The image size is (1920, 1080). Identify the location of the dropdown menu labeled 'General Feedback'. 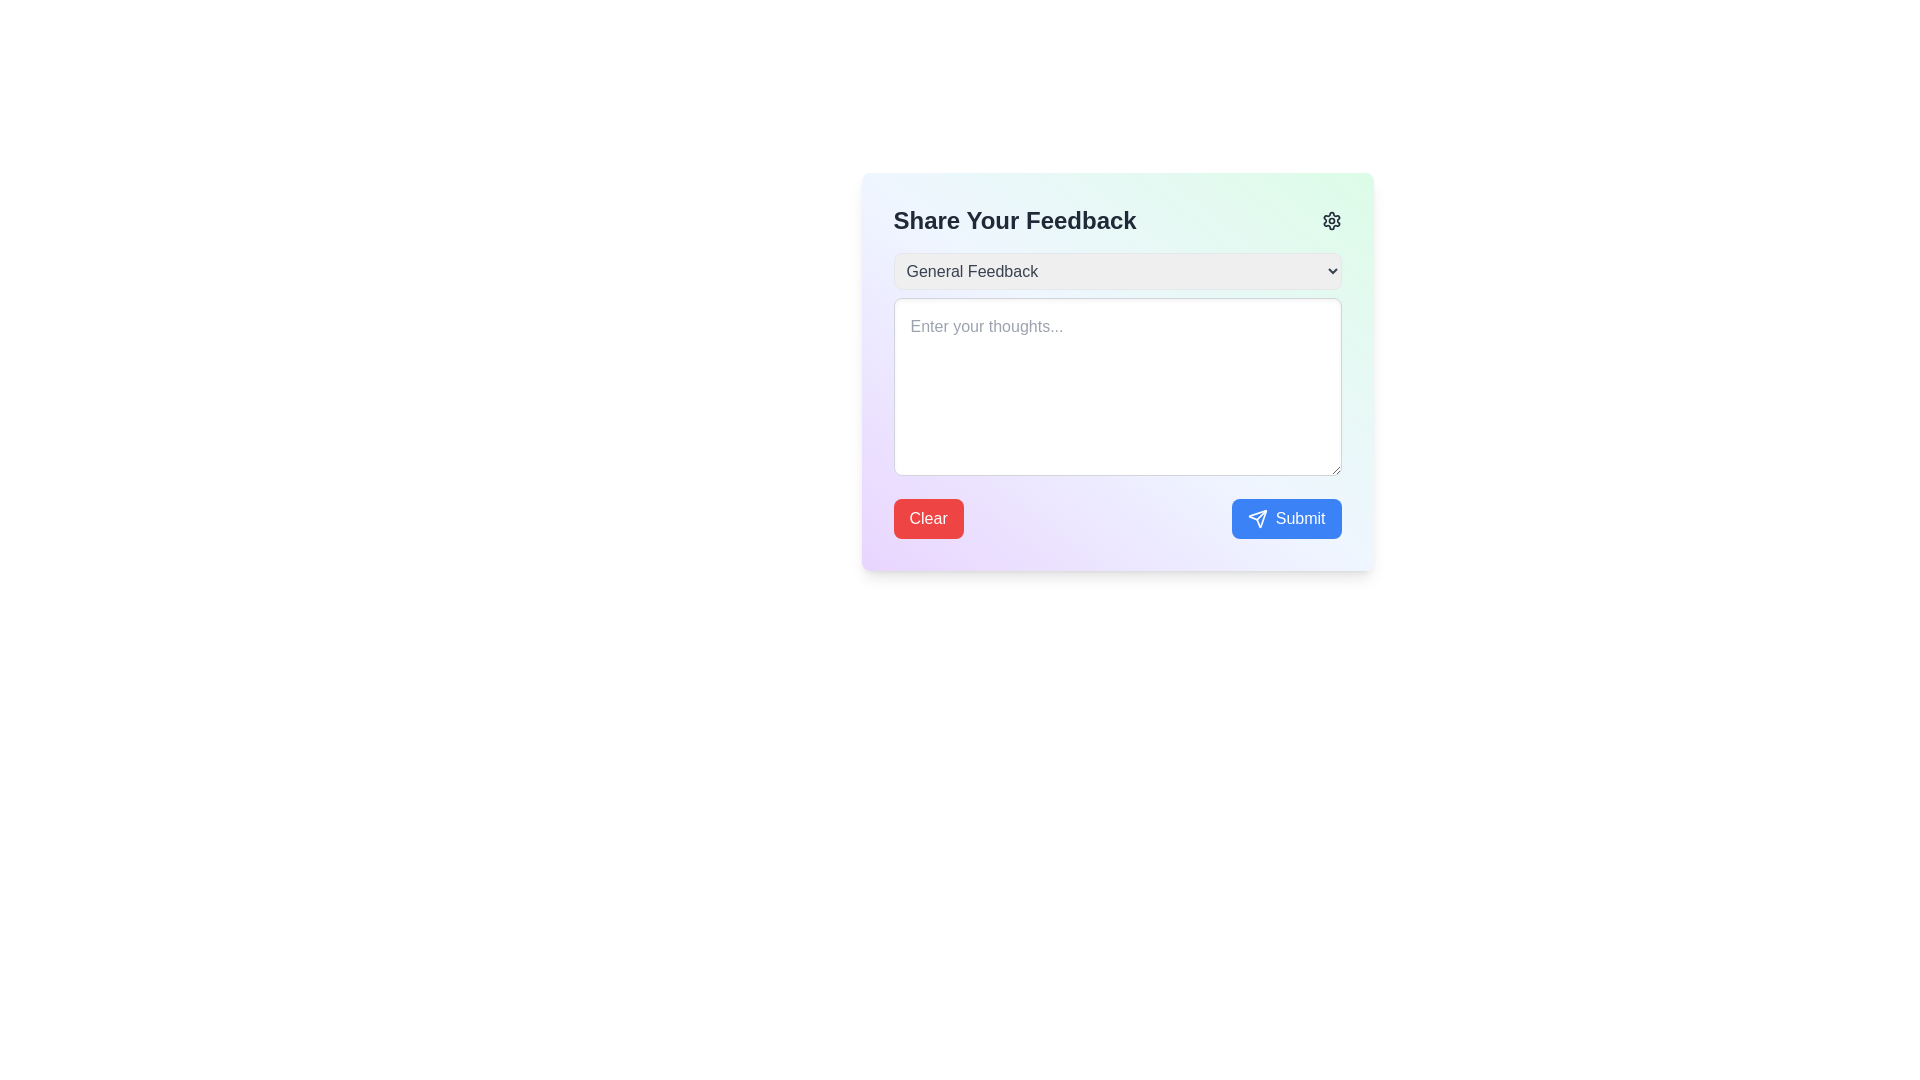
(1116, 271).